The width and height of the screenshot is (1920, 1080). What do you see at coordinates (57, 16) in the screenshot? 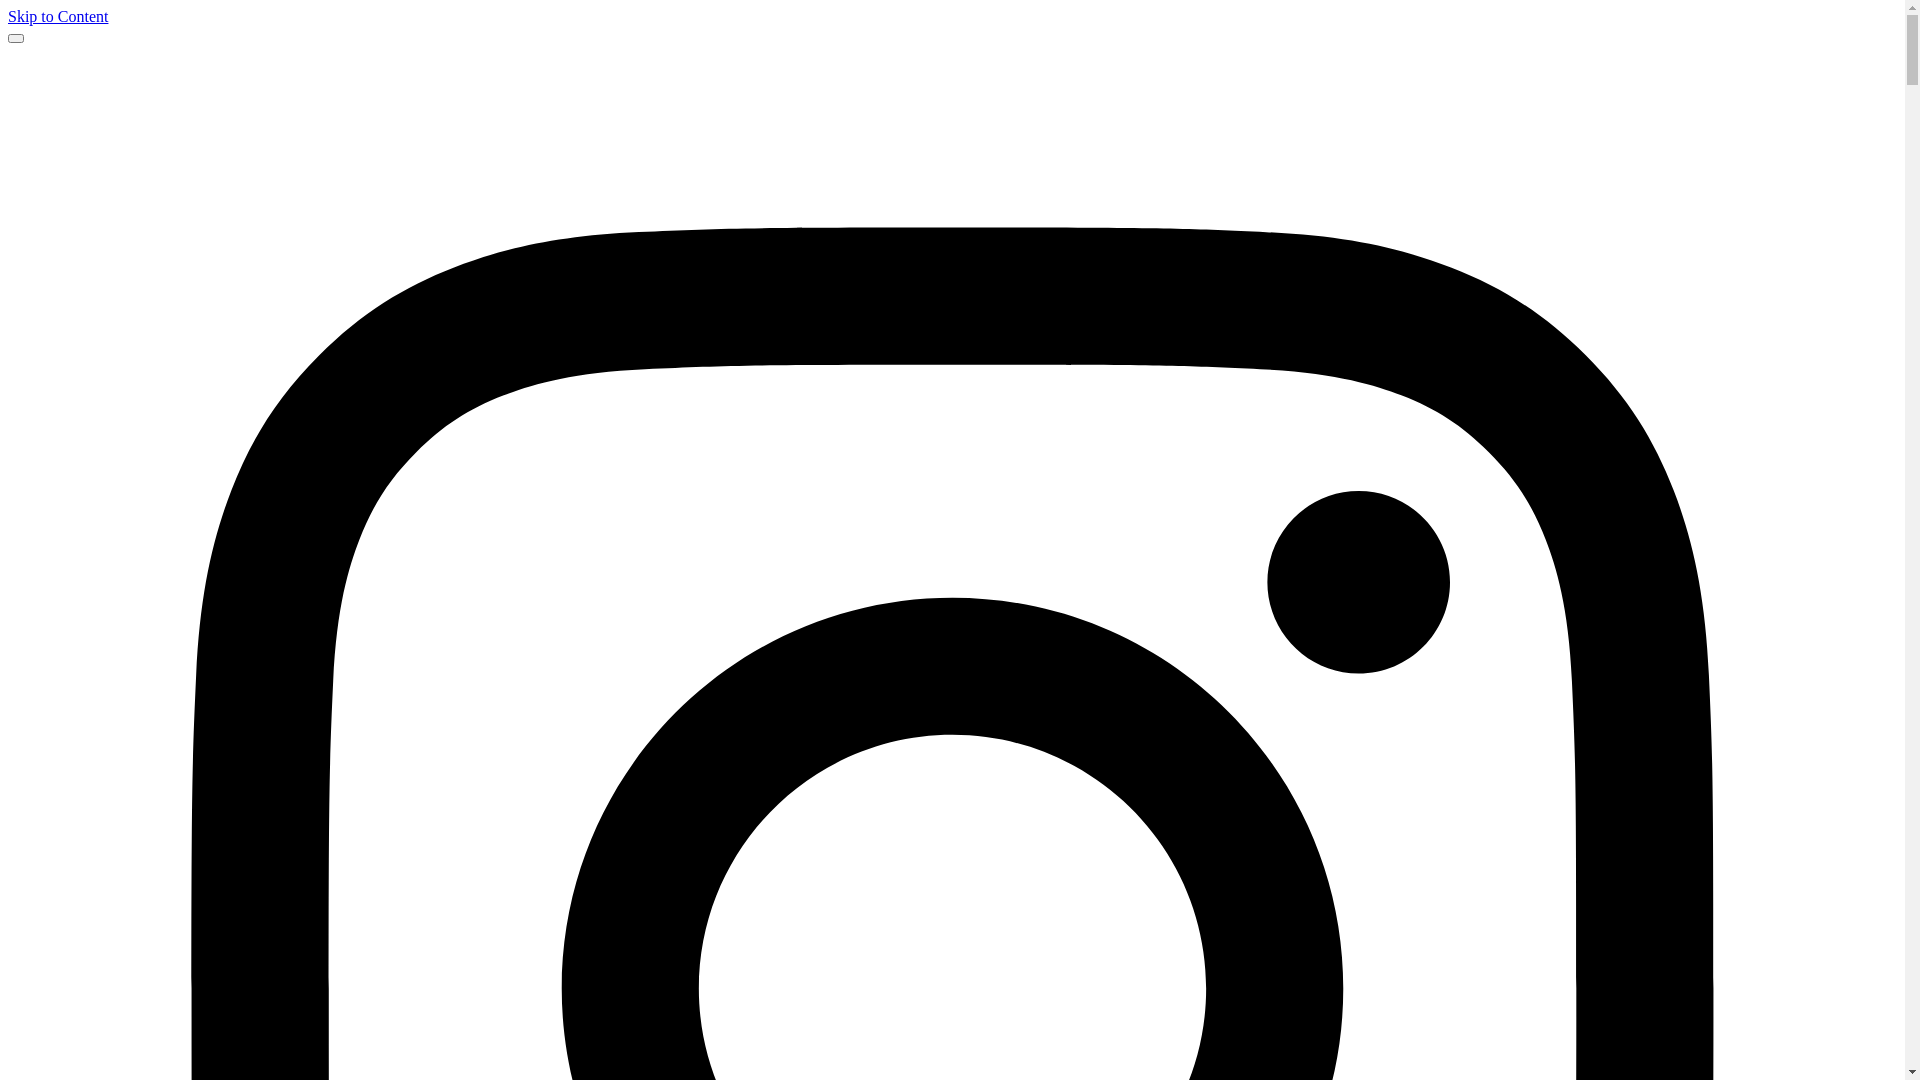
I see `'Skip to Content'` at bounding box center [57, 16].